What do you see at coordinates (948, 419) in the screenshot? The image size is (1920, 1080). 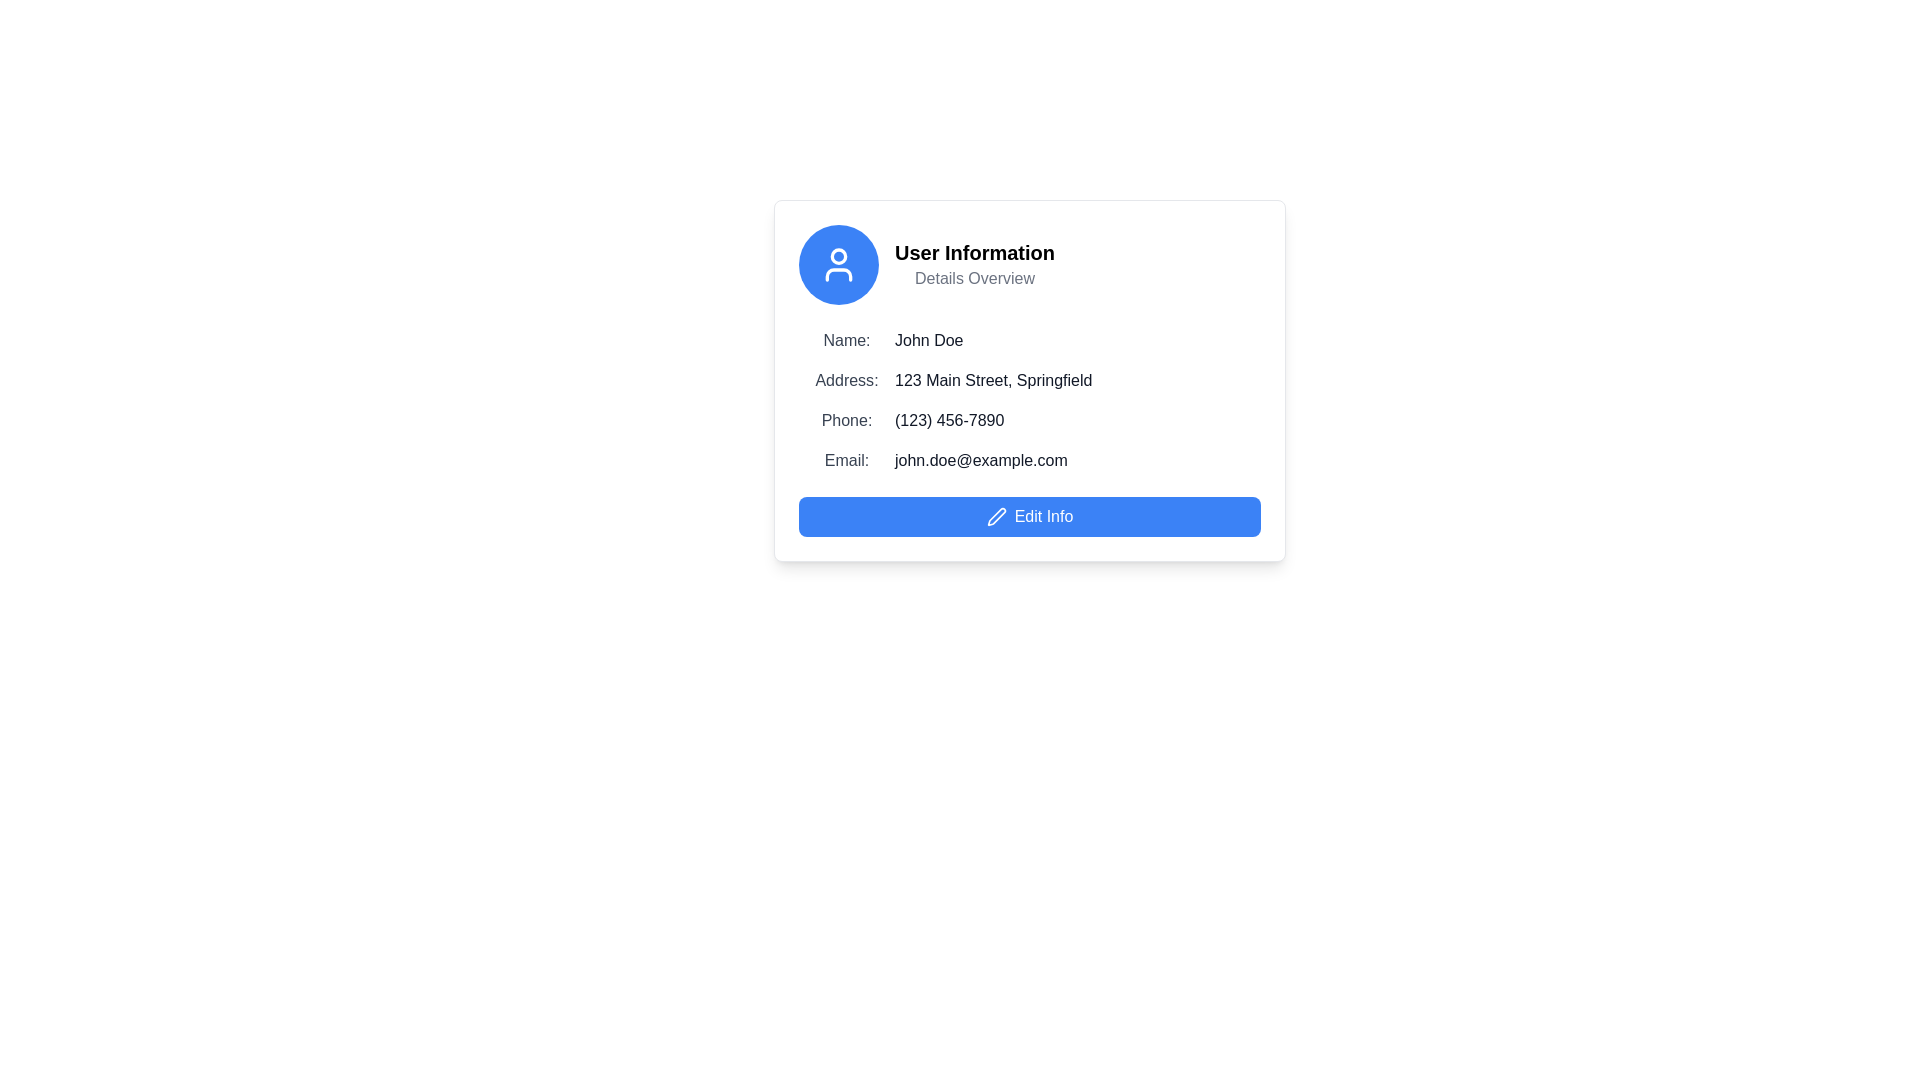 I see `phone number displayed next to the label 'Phone:' in the card layout` at bounding box center [948, 419].